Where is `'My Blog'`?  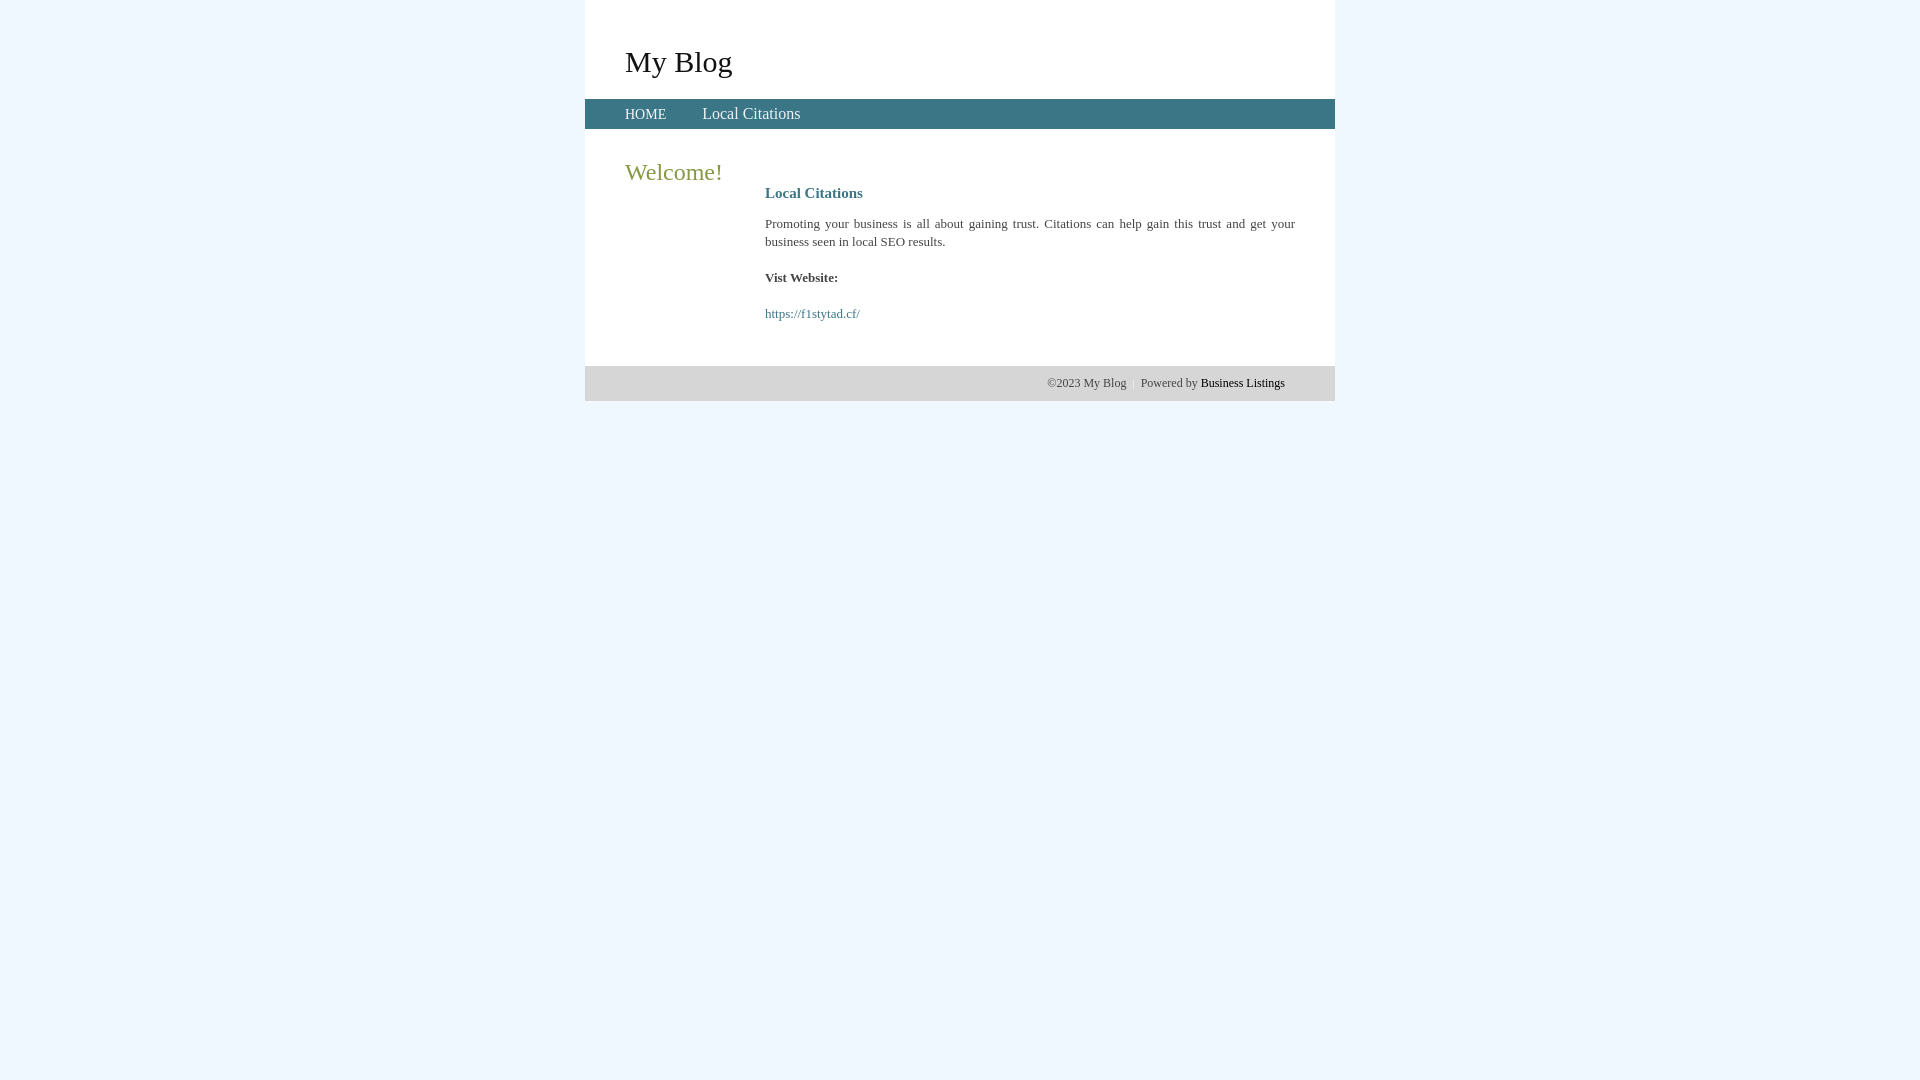 'My Blog' is located at coordinates (623, 60).